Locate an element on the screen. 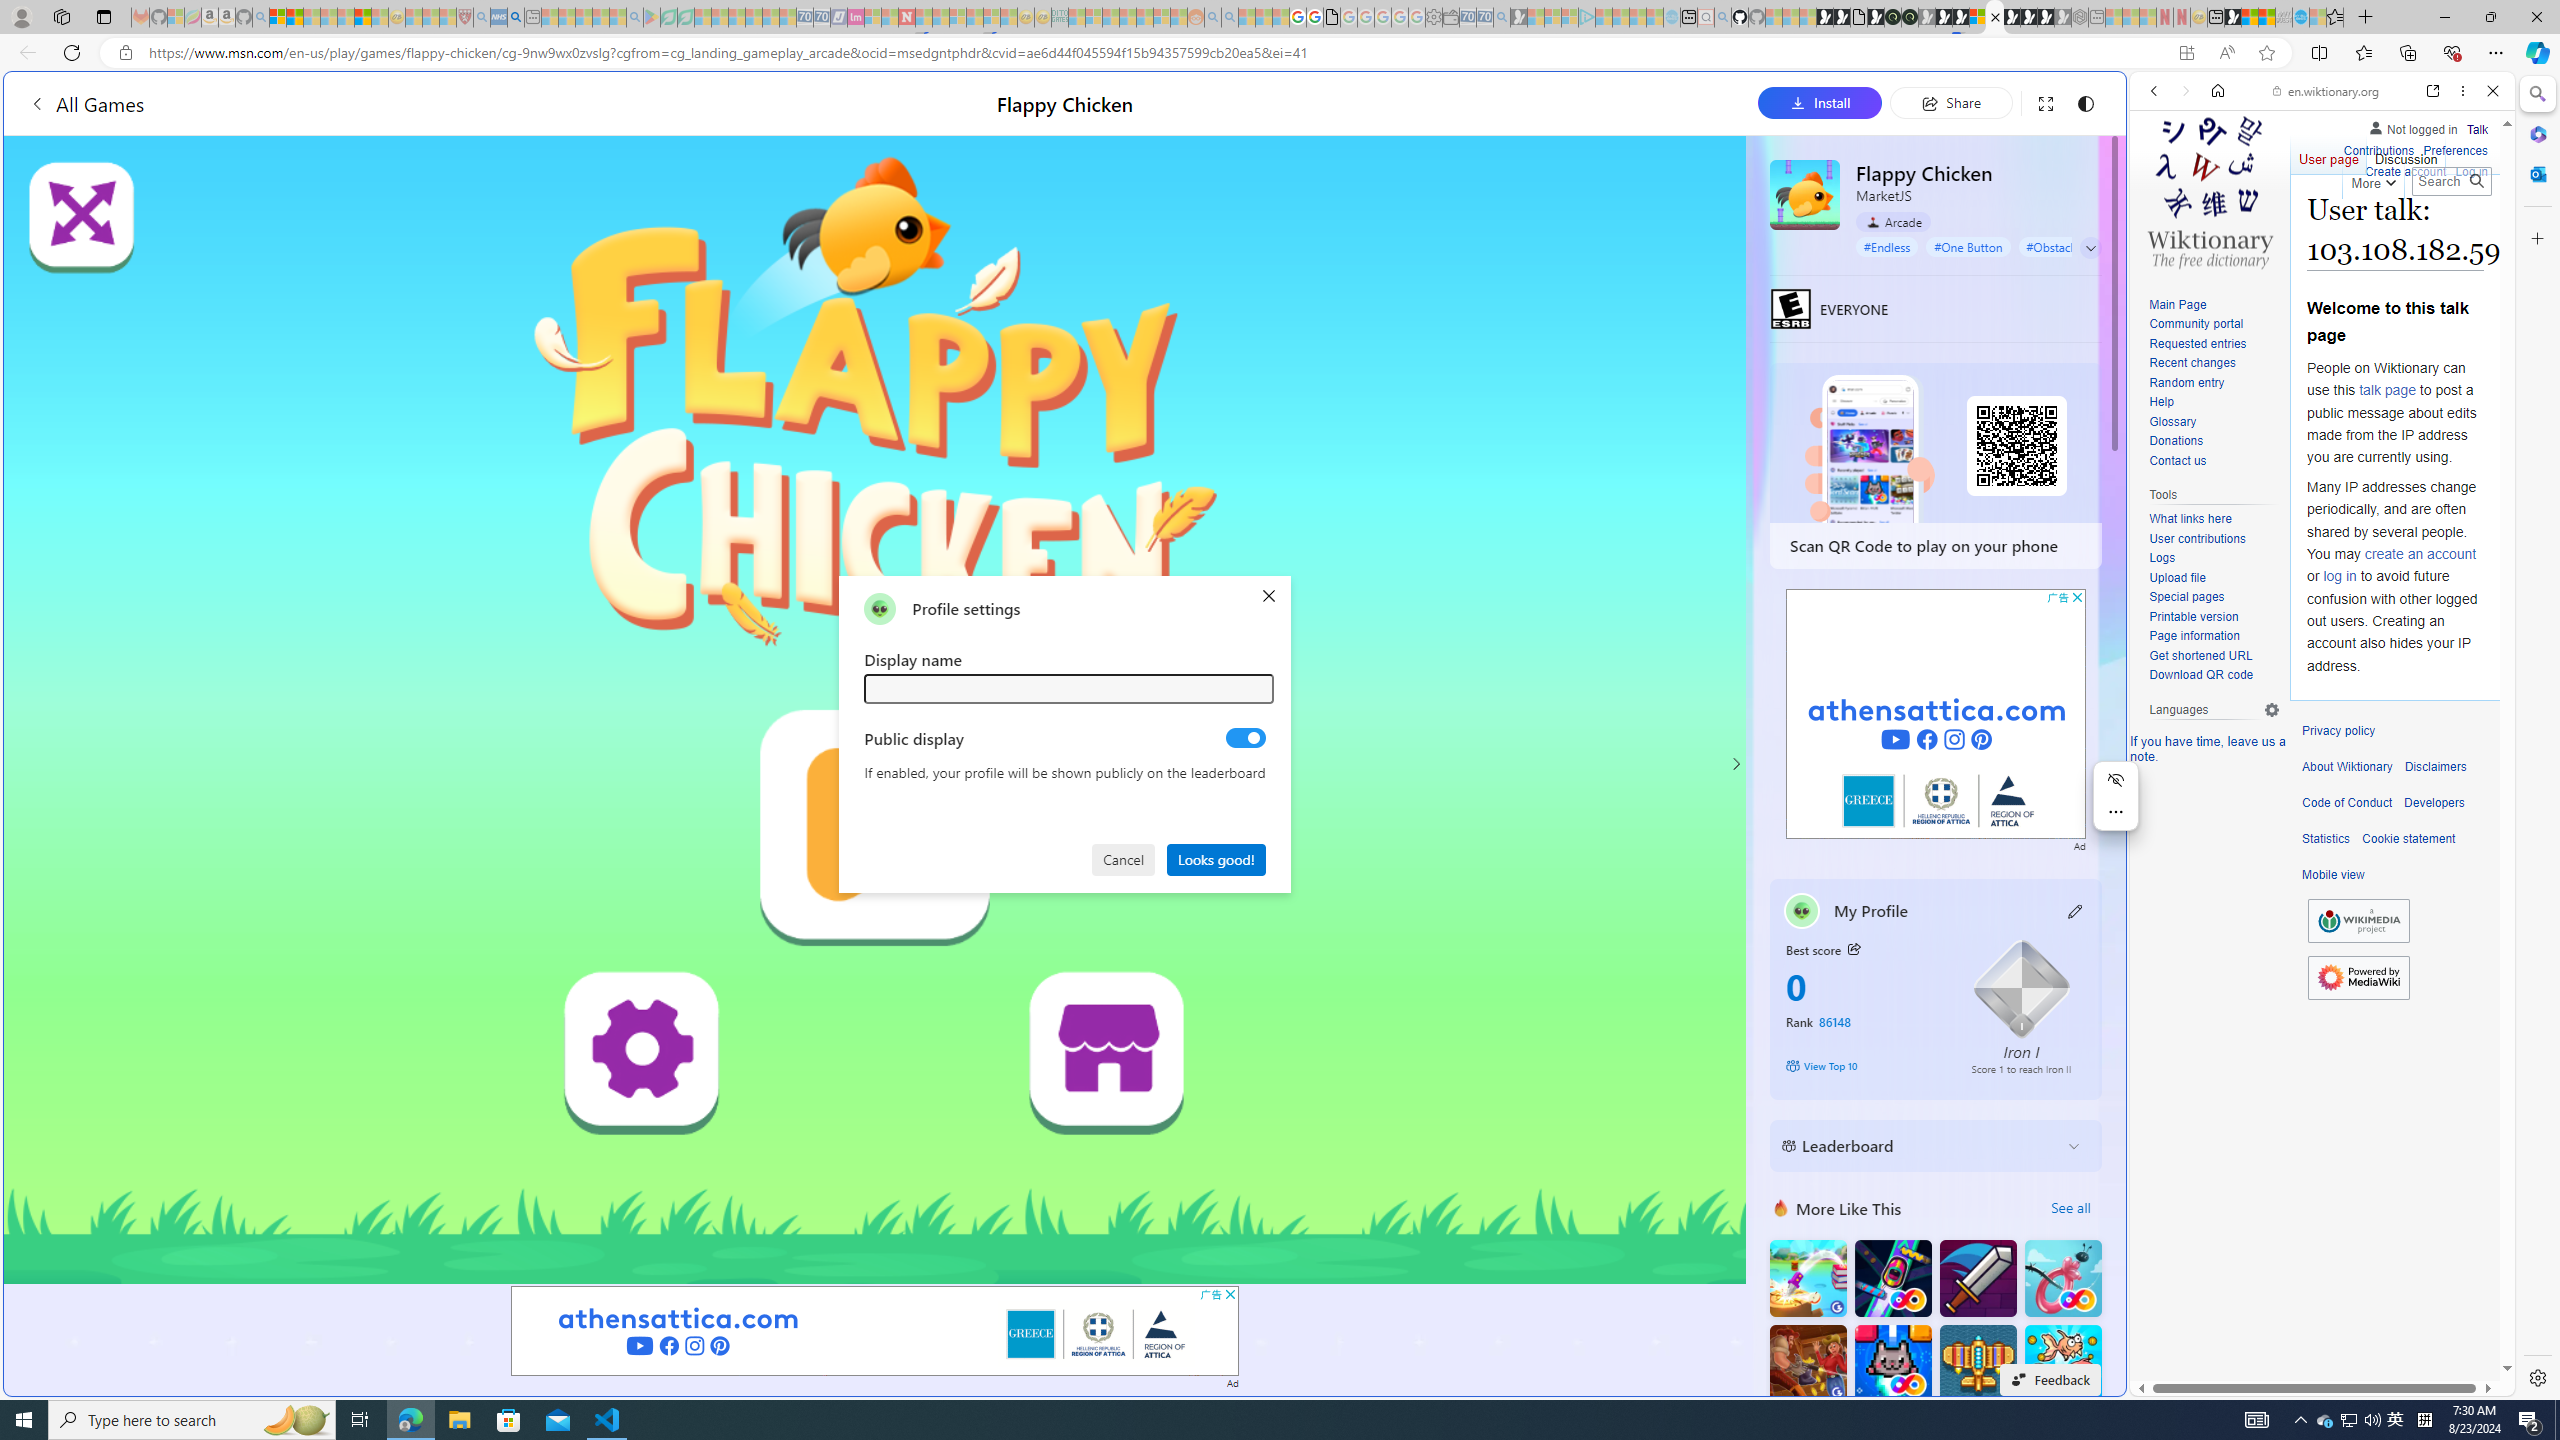  'Talk' is located at coordinates (2475, 129).